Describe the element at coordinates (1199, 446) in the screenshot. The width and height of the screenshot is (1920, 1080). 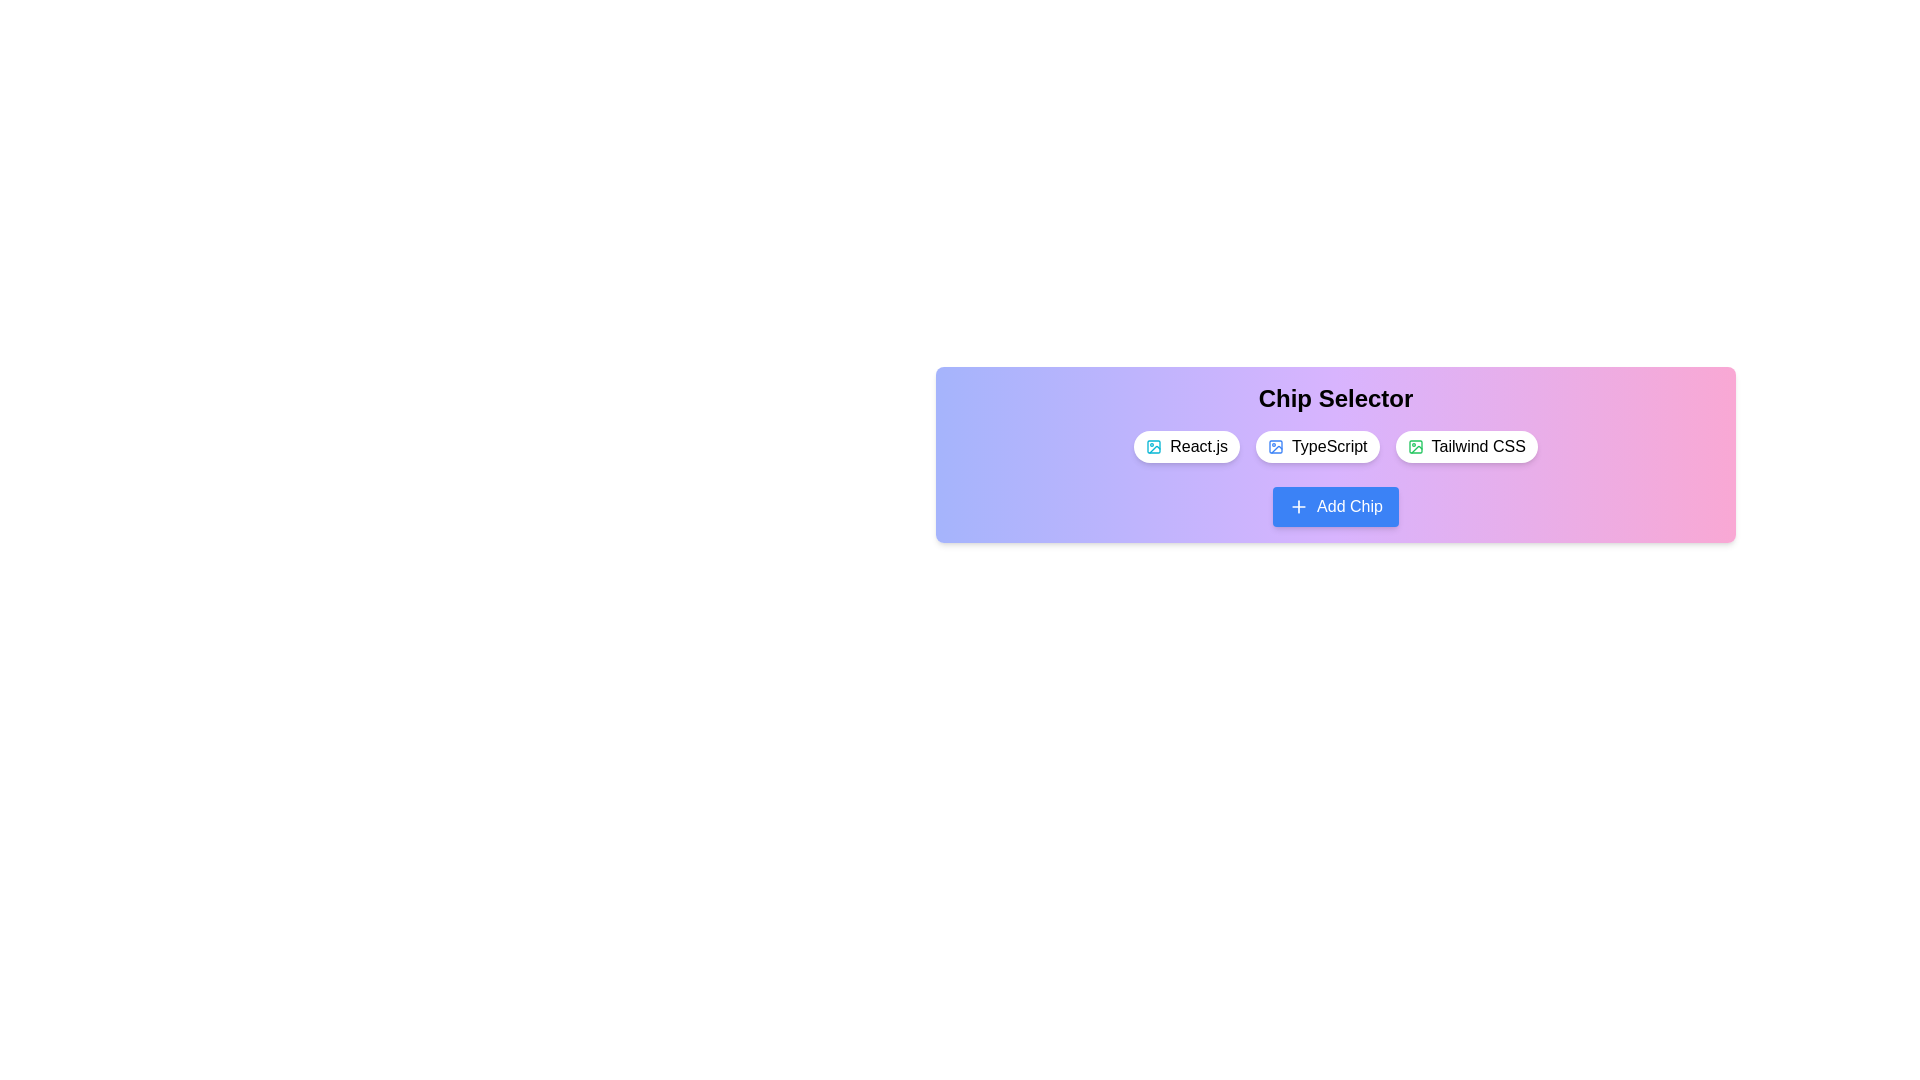
I see `the leftmost text-based selectable chip displaying 'React.js'` at that location.